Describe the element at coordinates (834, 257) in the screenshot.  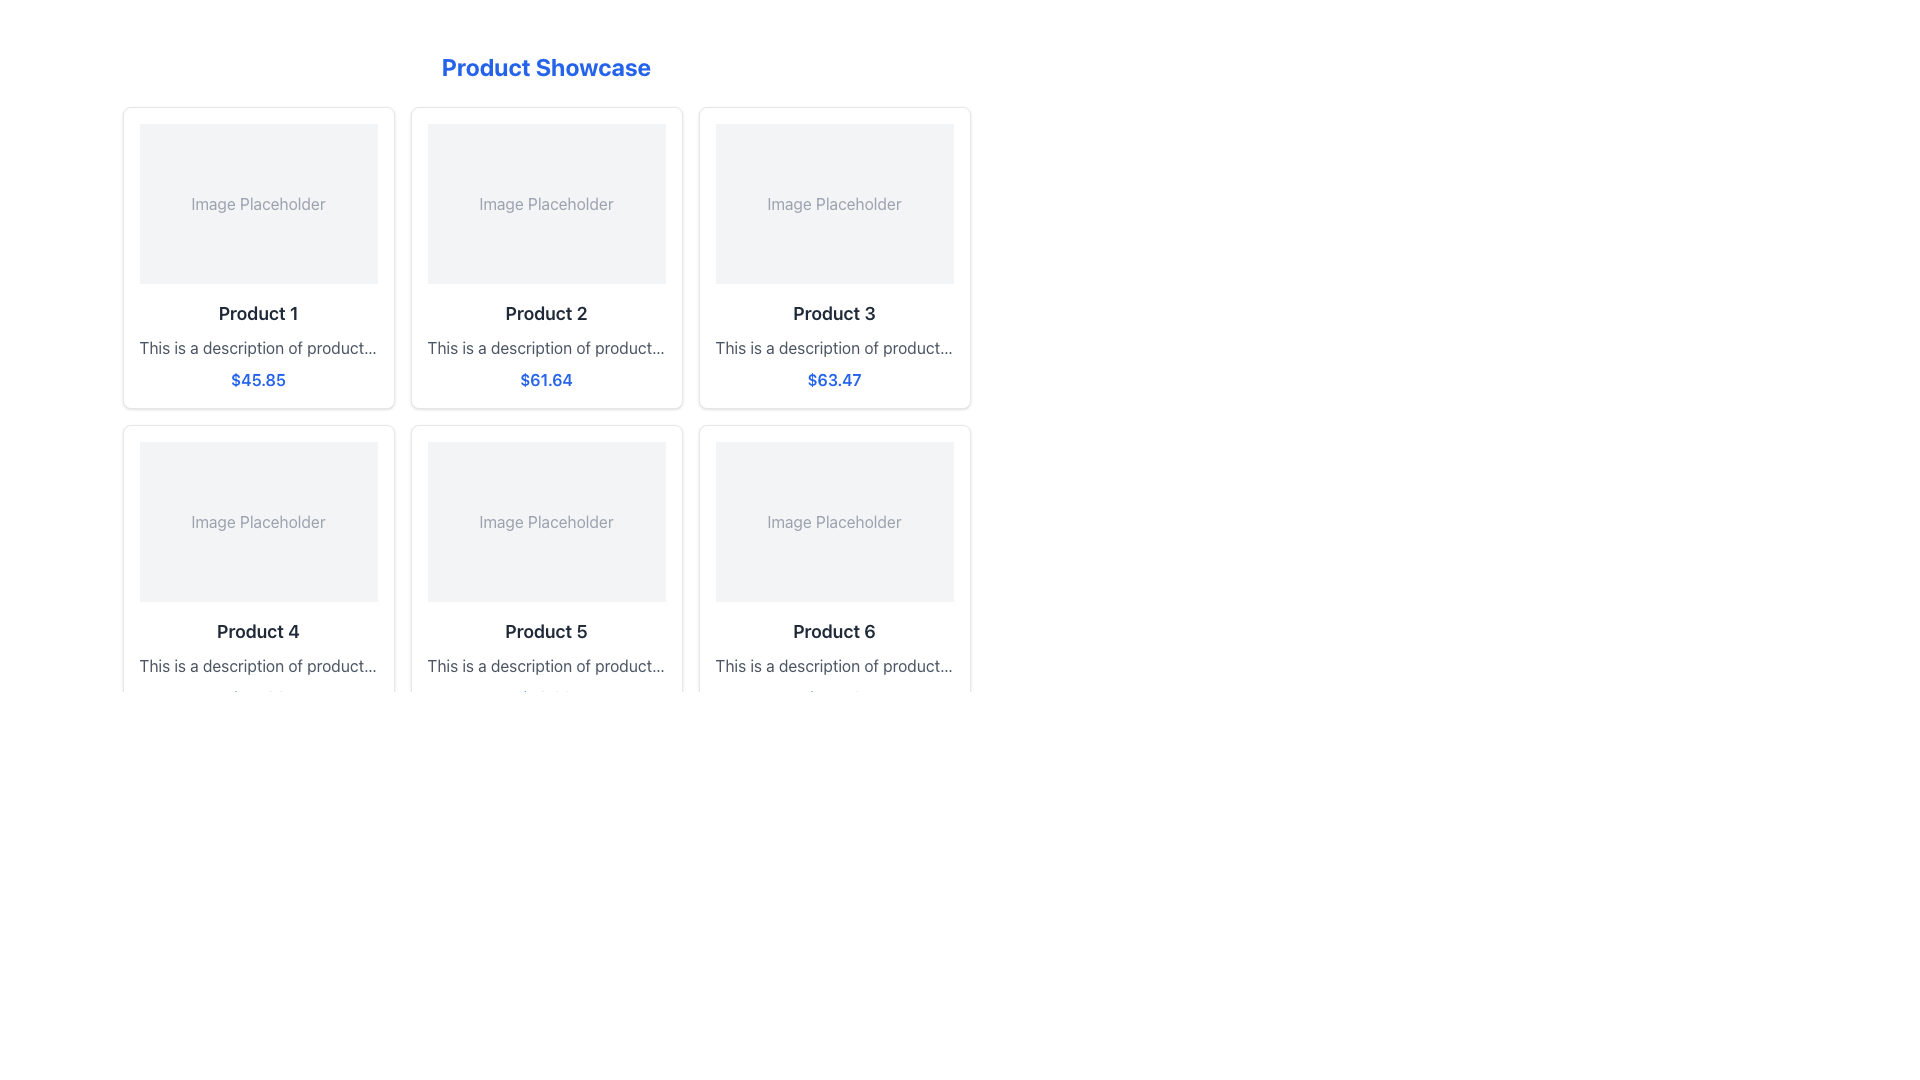
I see `the third product display card in the grid layout that showcases the product's name, description, and price` at that location.